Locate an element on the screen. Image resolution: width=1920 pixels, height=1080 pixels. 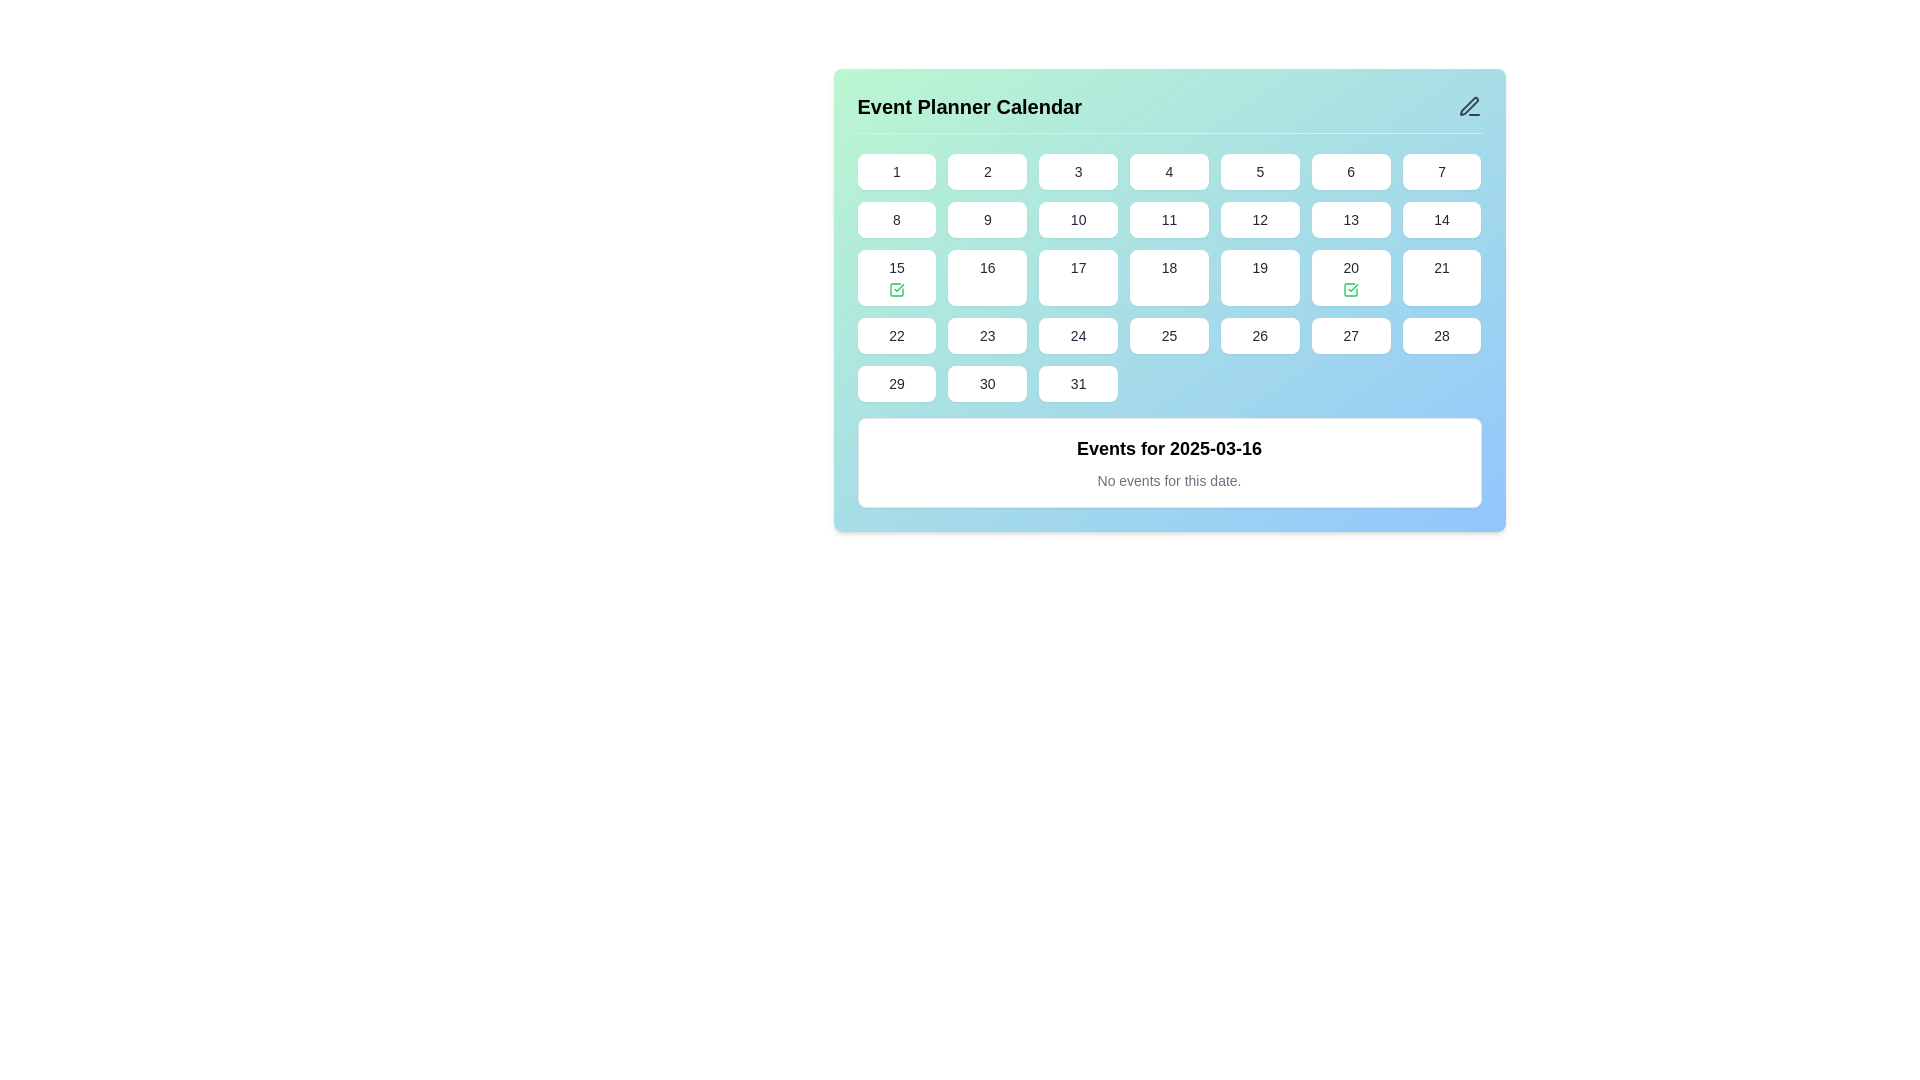
the button with the number '10' centered in bold gray font, located in the second row and third column of the calendar grid is located at coordinates (1077, 219).